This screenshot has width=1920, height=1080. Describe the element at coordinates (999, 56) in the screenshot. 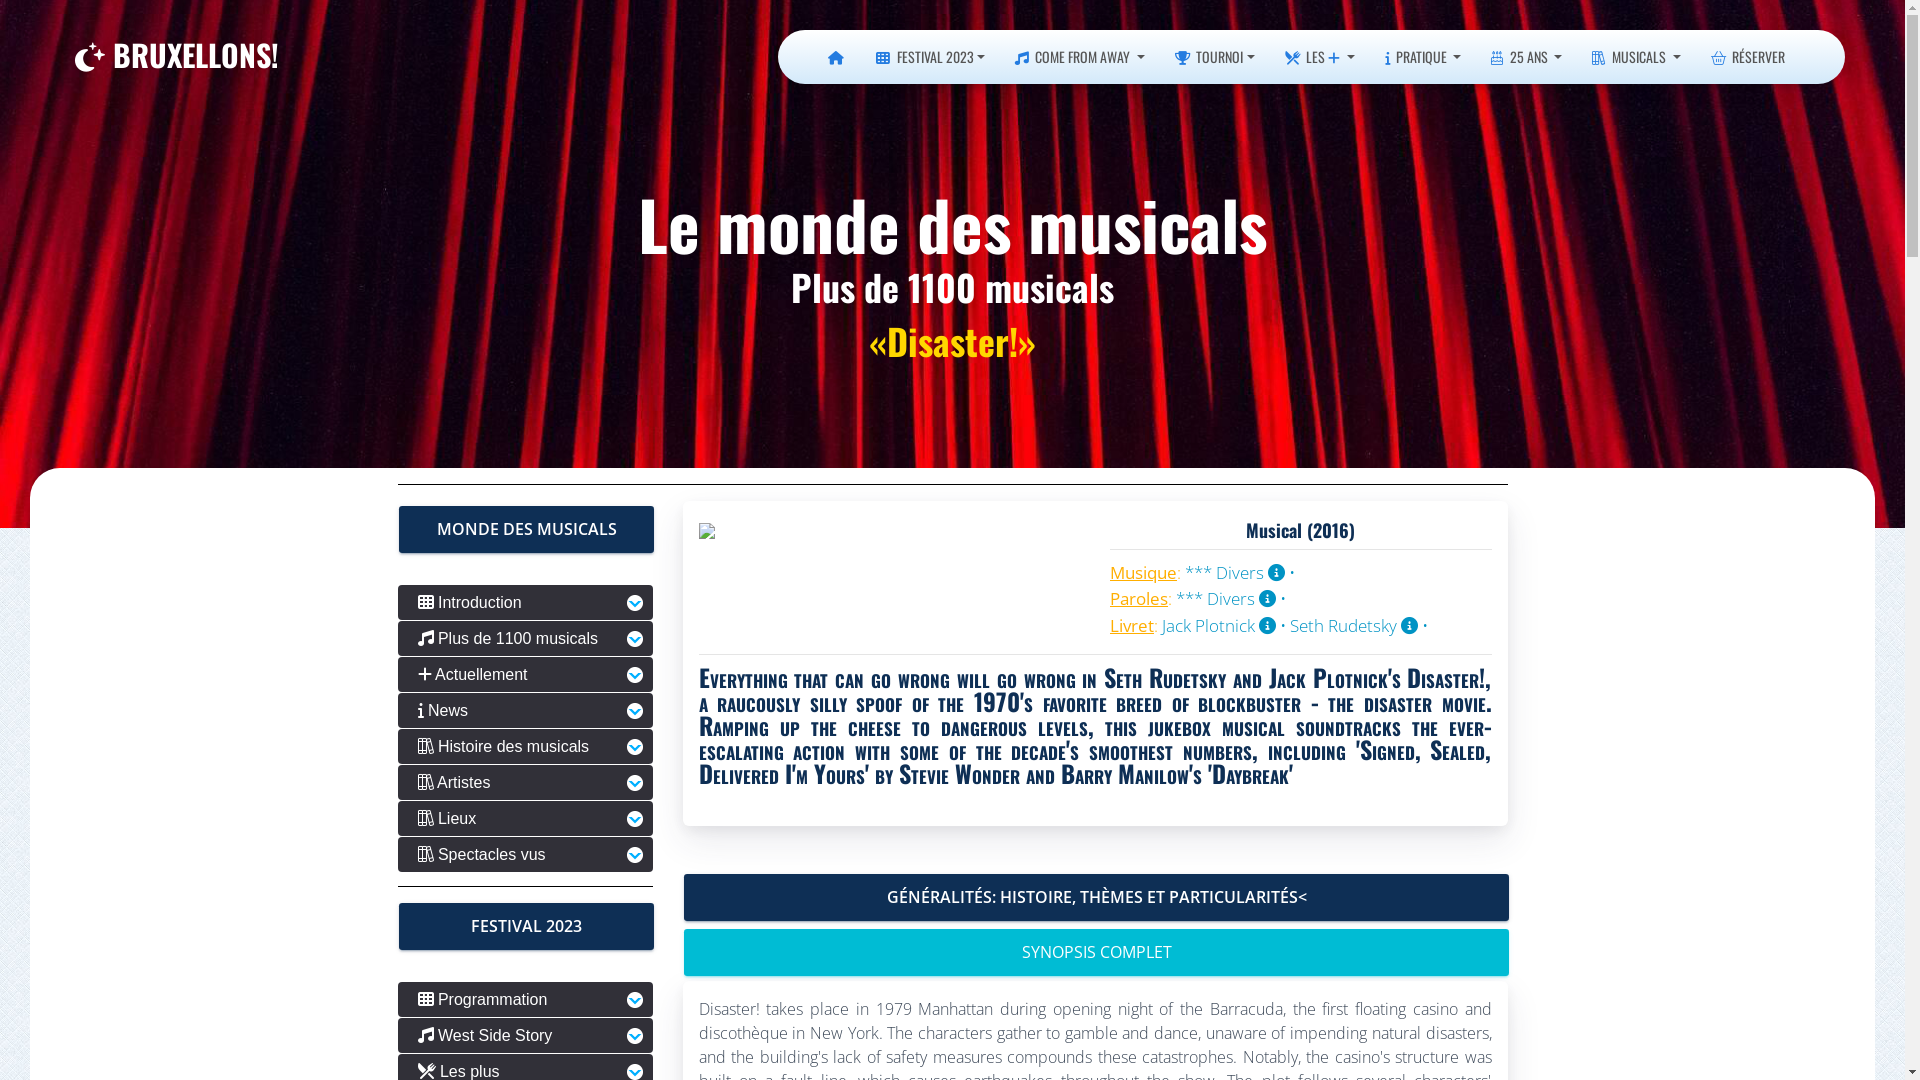

I see `'COME FROM AWAY'` at that location.